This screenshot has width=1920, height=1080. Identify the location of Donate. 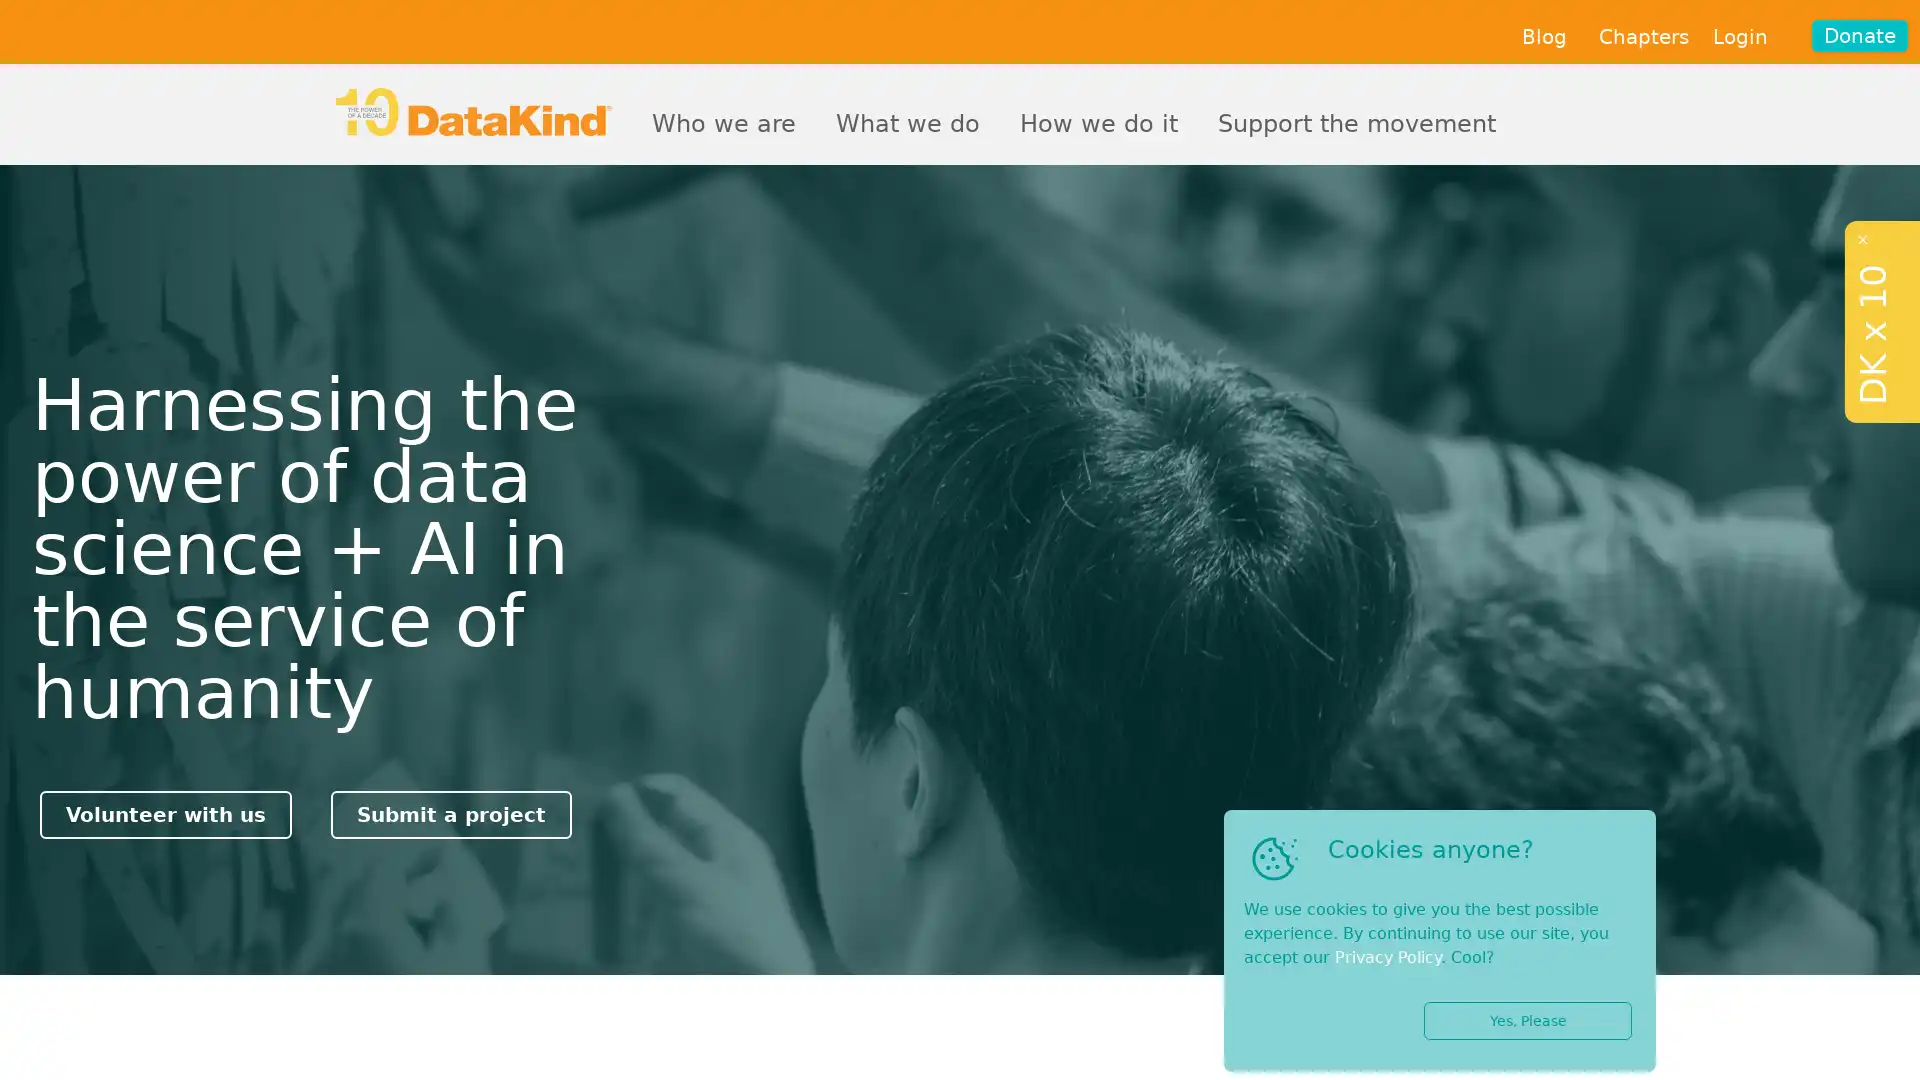
(1859, 35).